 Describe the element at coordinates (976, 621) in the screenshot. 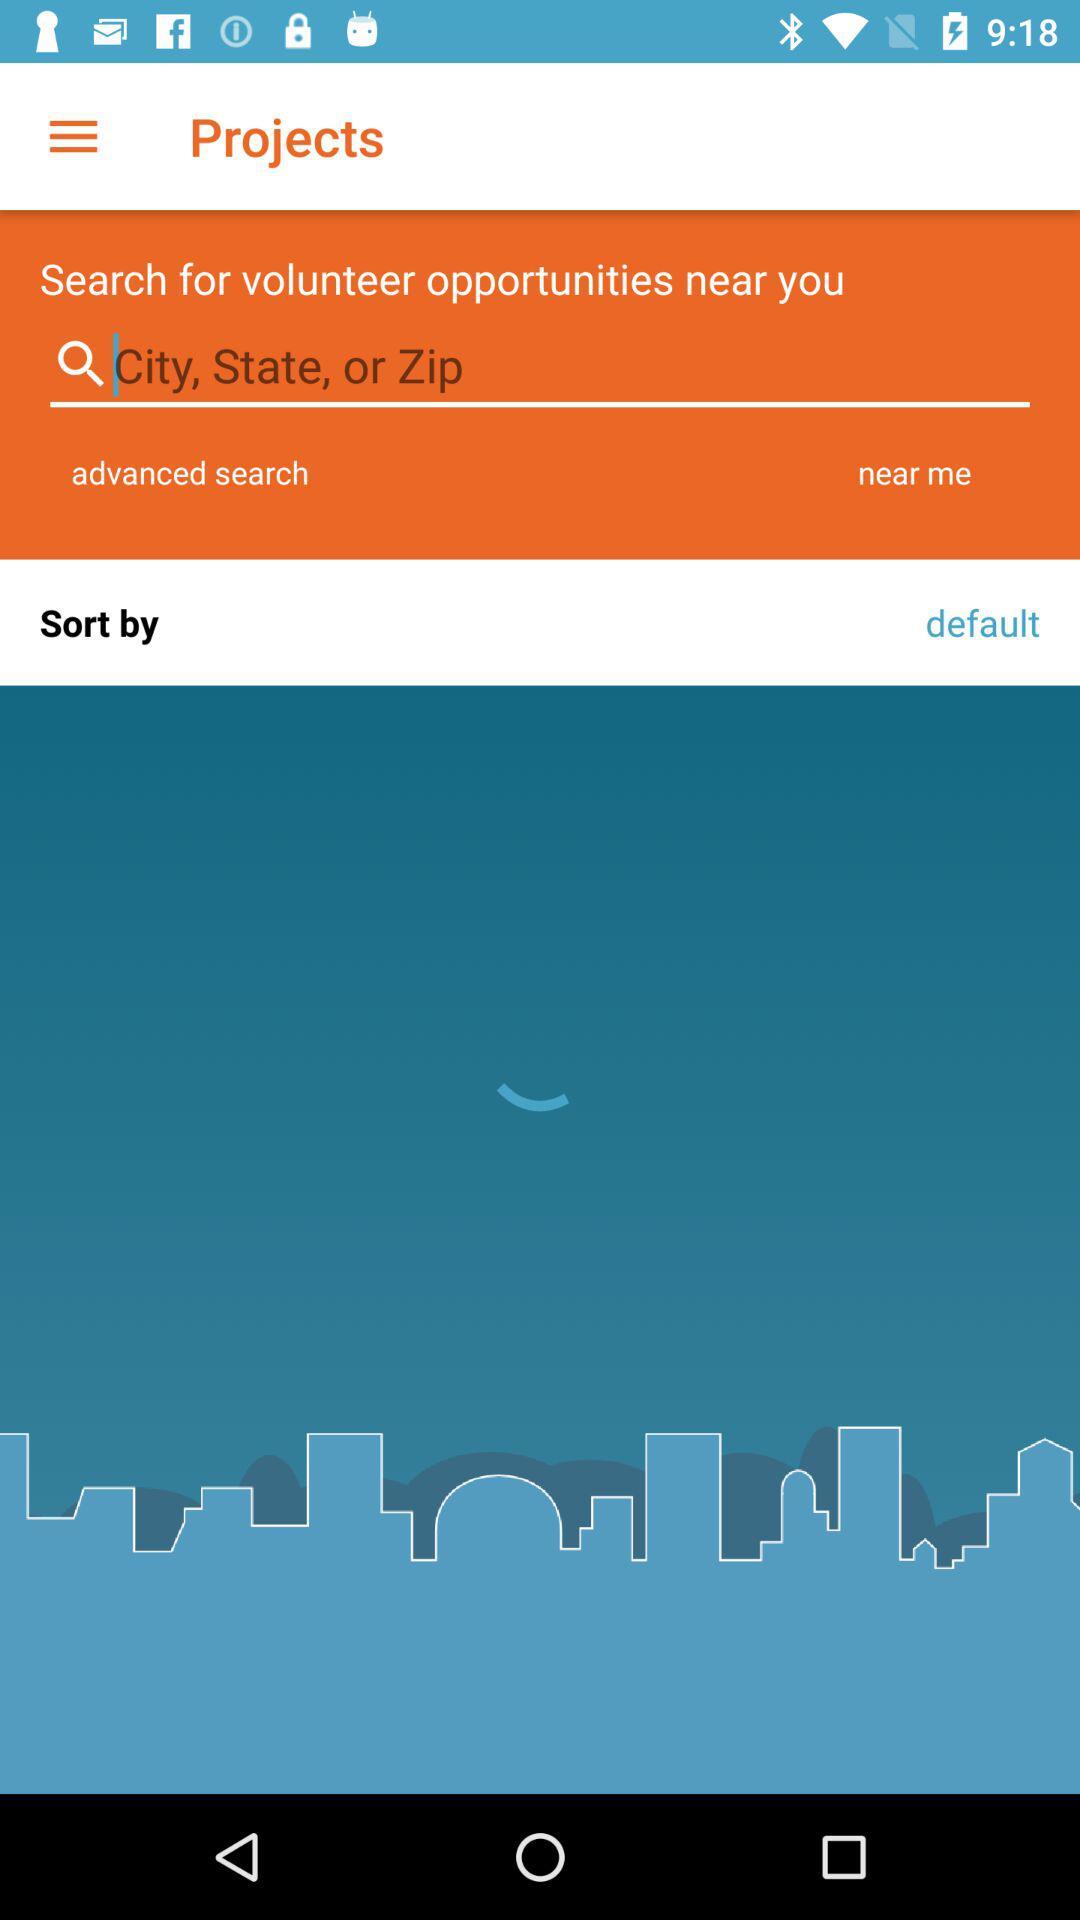

I see `the item next to the sort by` at that location.